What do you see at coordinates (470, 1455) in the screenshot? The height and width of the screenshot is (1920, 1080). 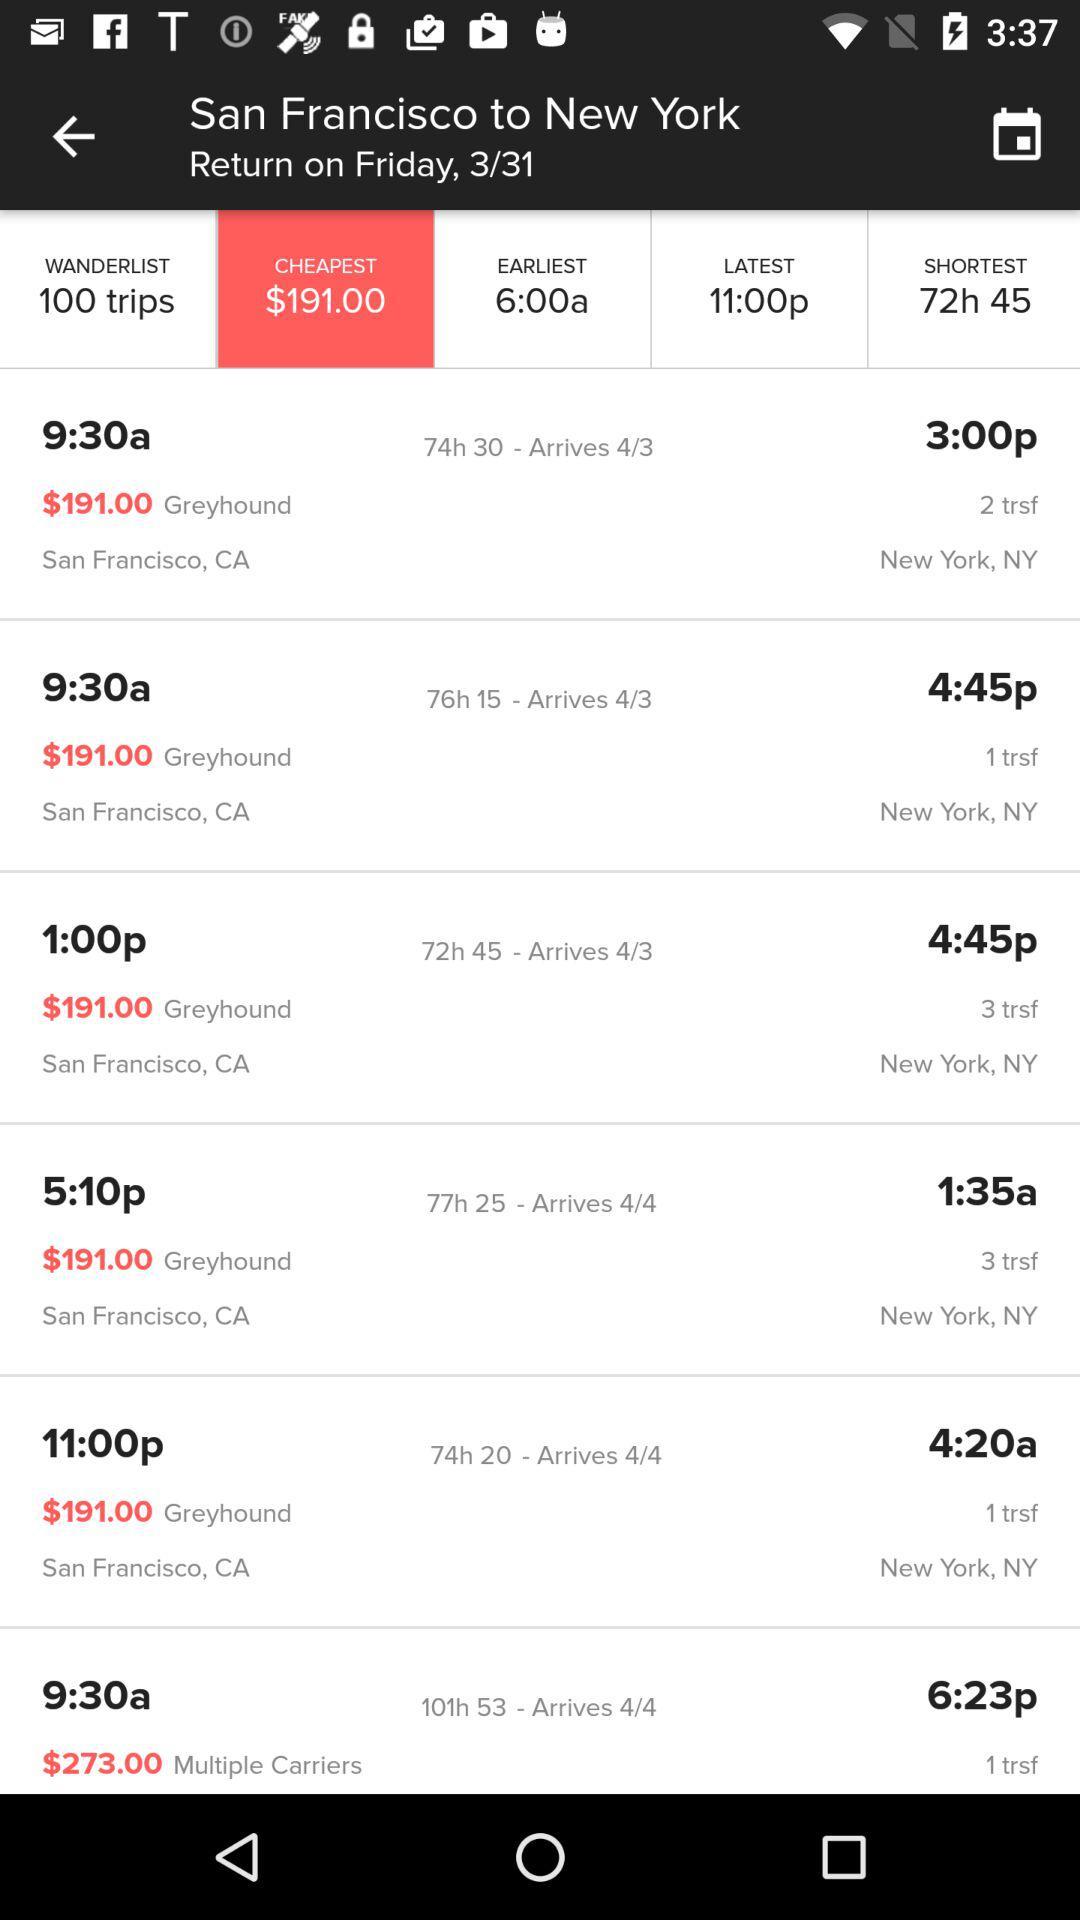 I see `the icon above 1 trsf icon` at bounding box center [470, 1455].